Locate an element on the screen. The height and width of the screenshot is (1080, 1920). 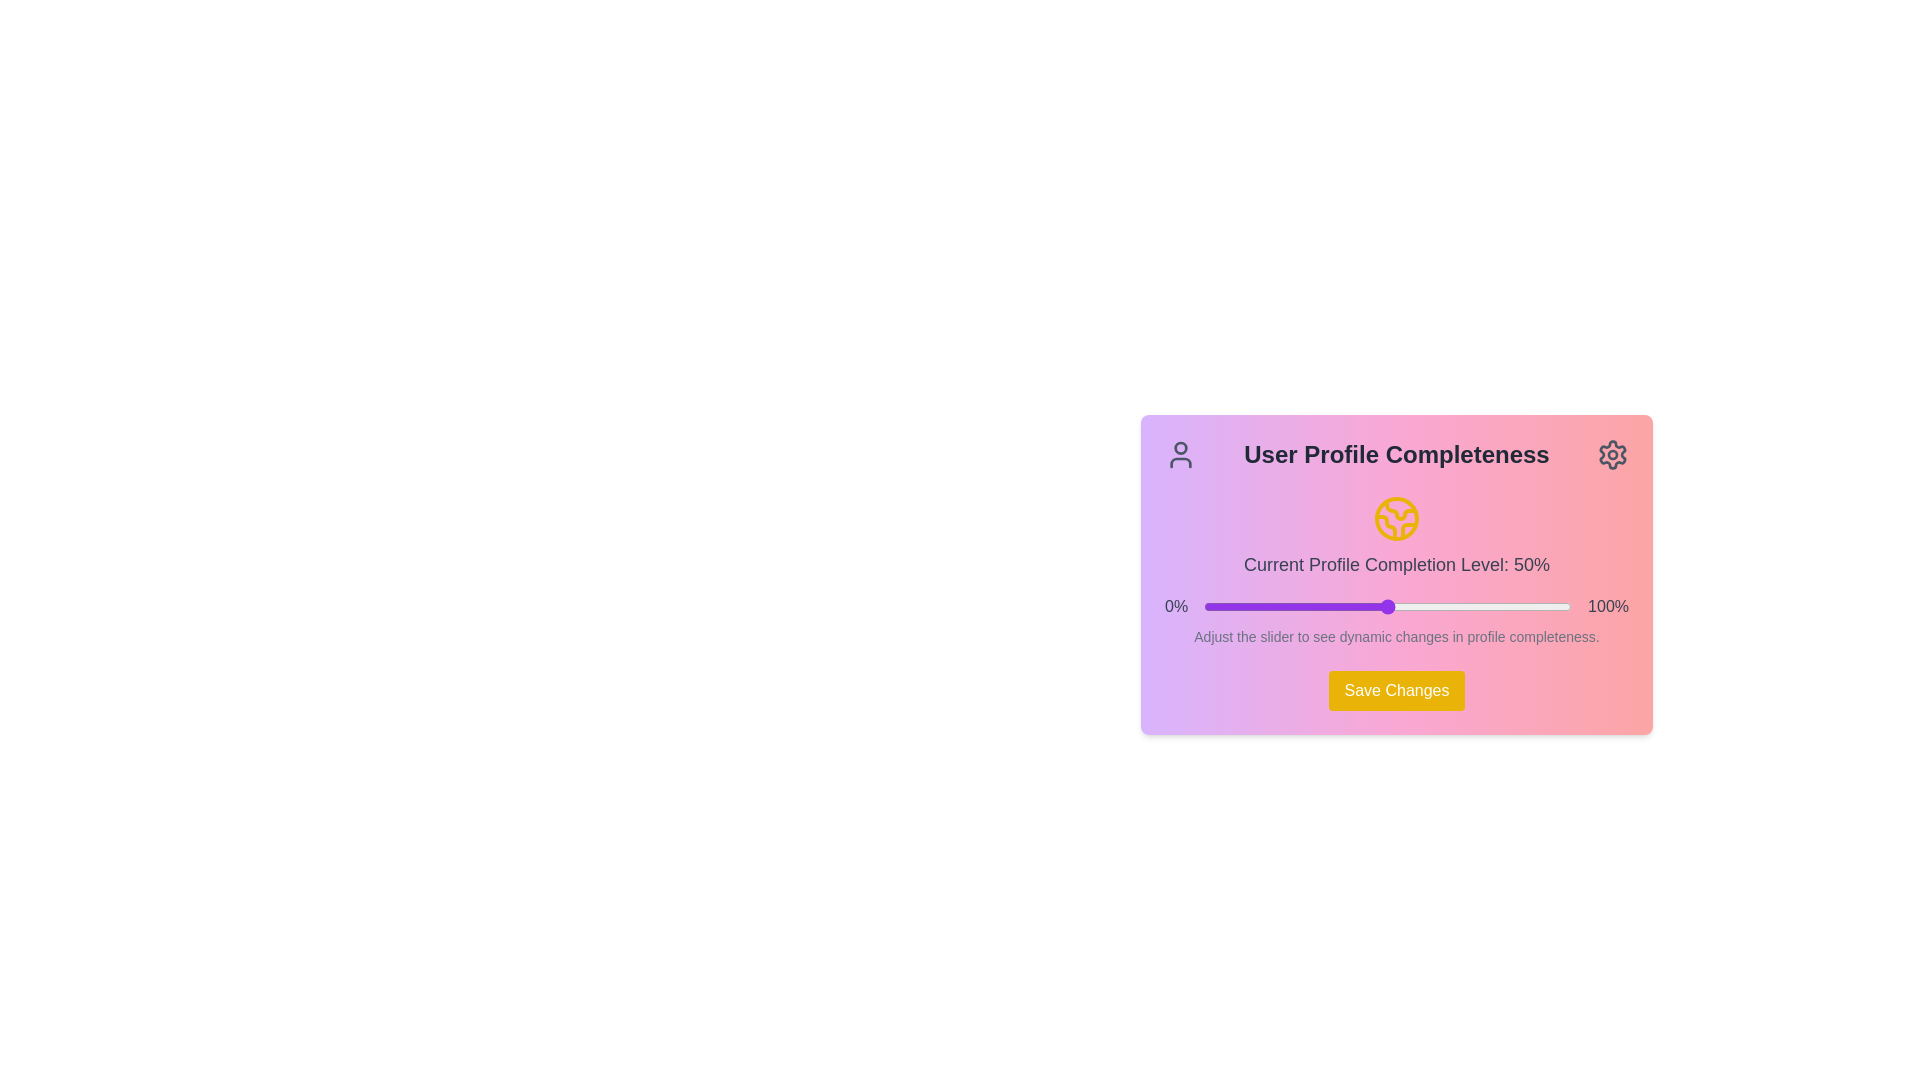
the profile completeness level is located at coordinates (1526, 605).